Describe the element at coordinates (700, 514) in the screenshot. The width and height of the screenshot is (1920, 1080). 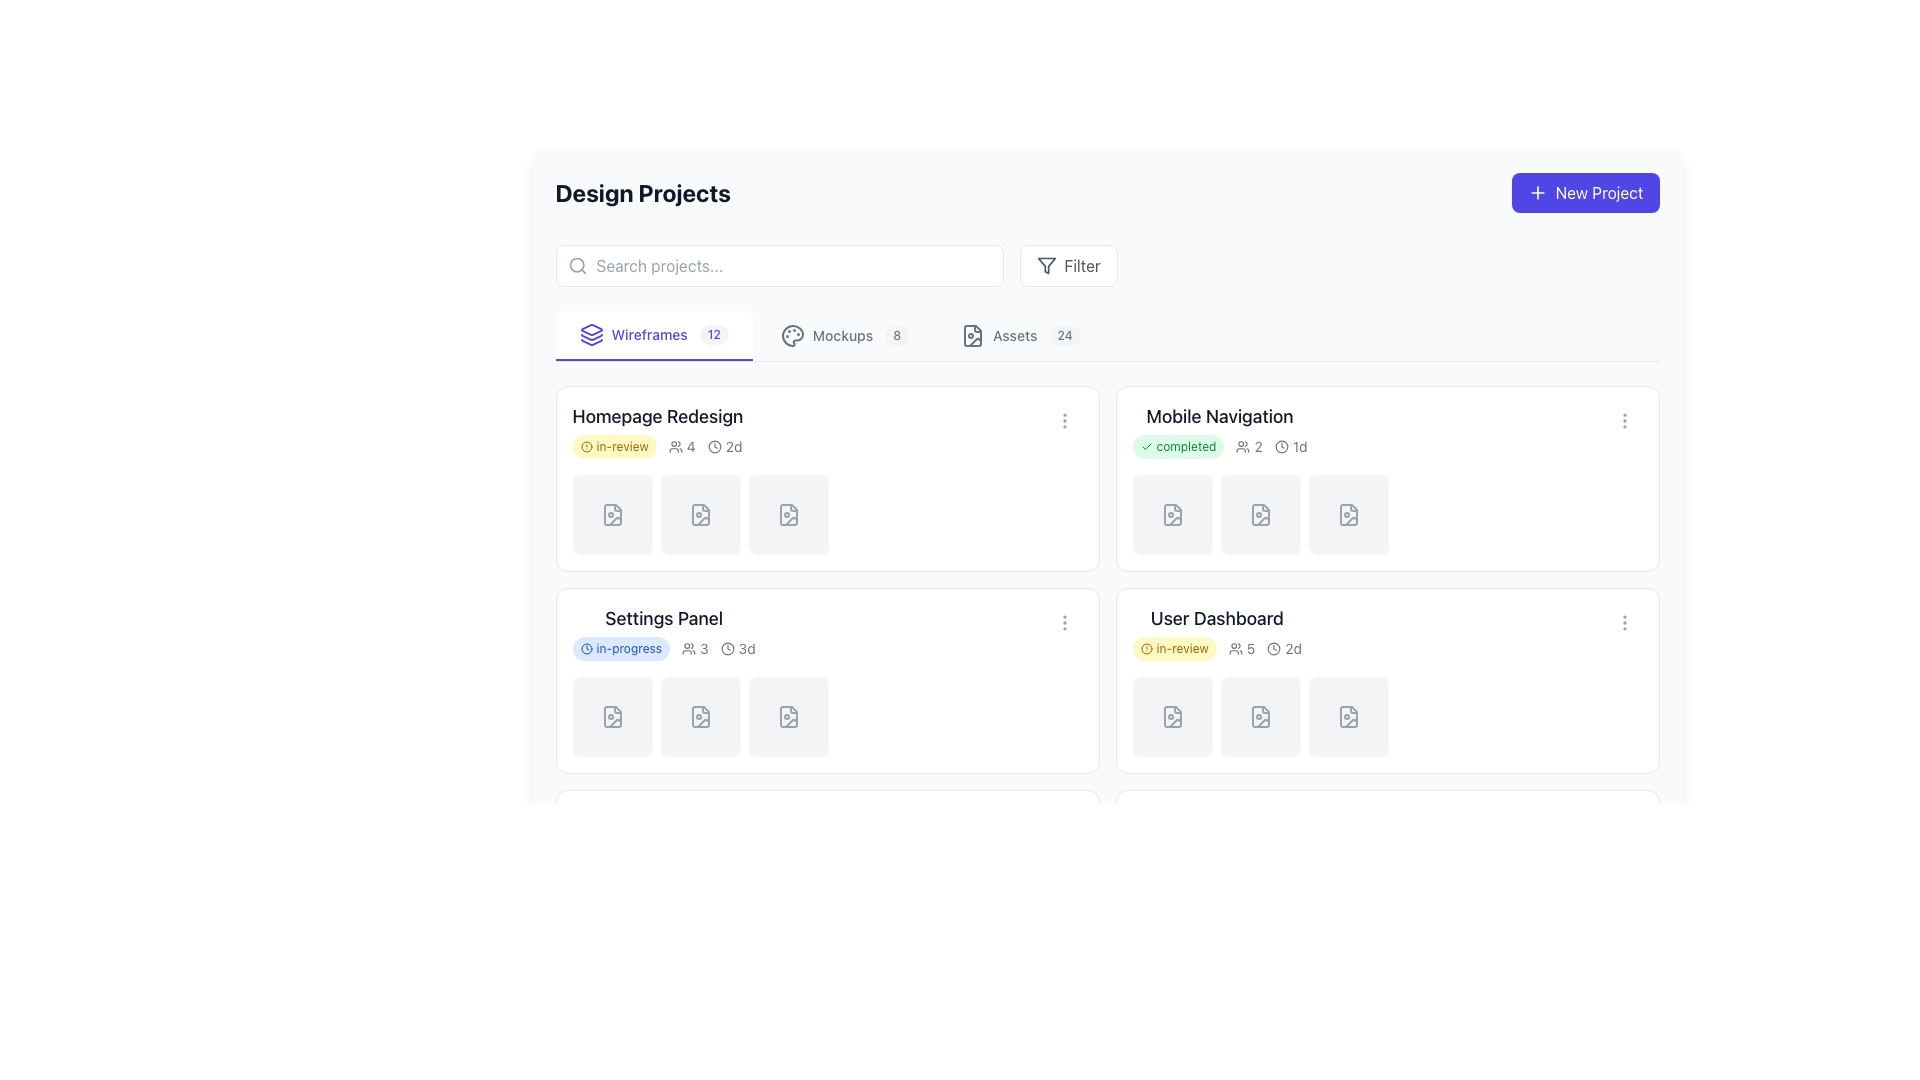
I see `the non-interactive document icon located within the 'Homepage Redesign' project card, specifically in the second card from the left in the top row of the grid` at that location.